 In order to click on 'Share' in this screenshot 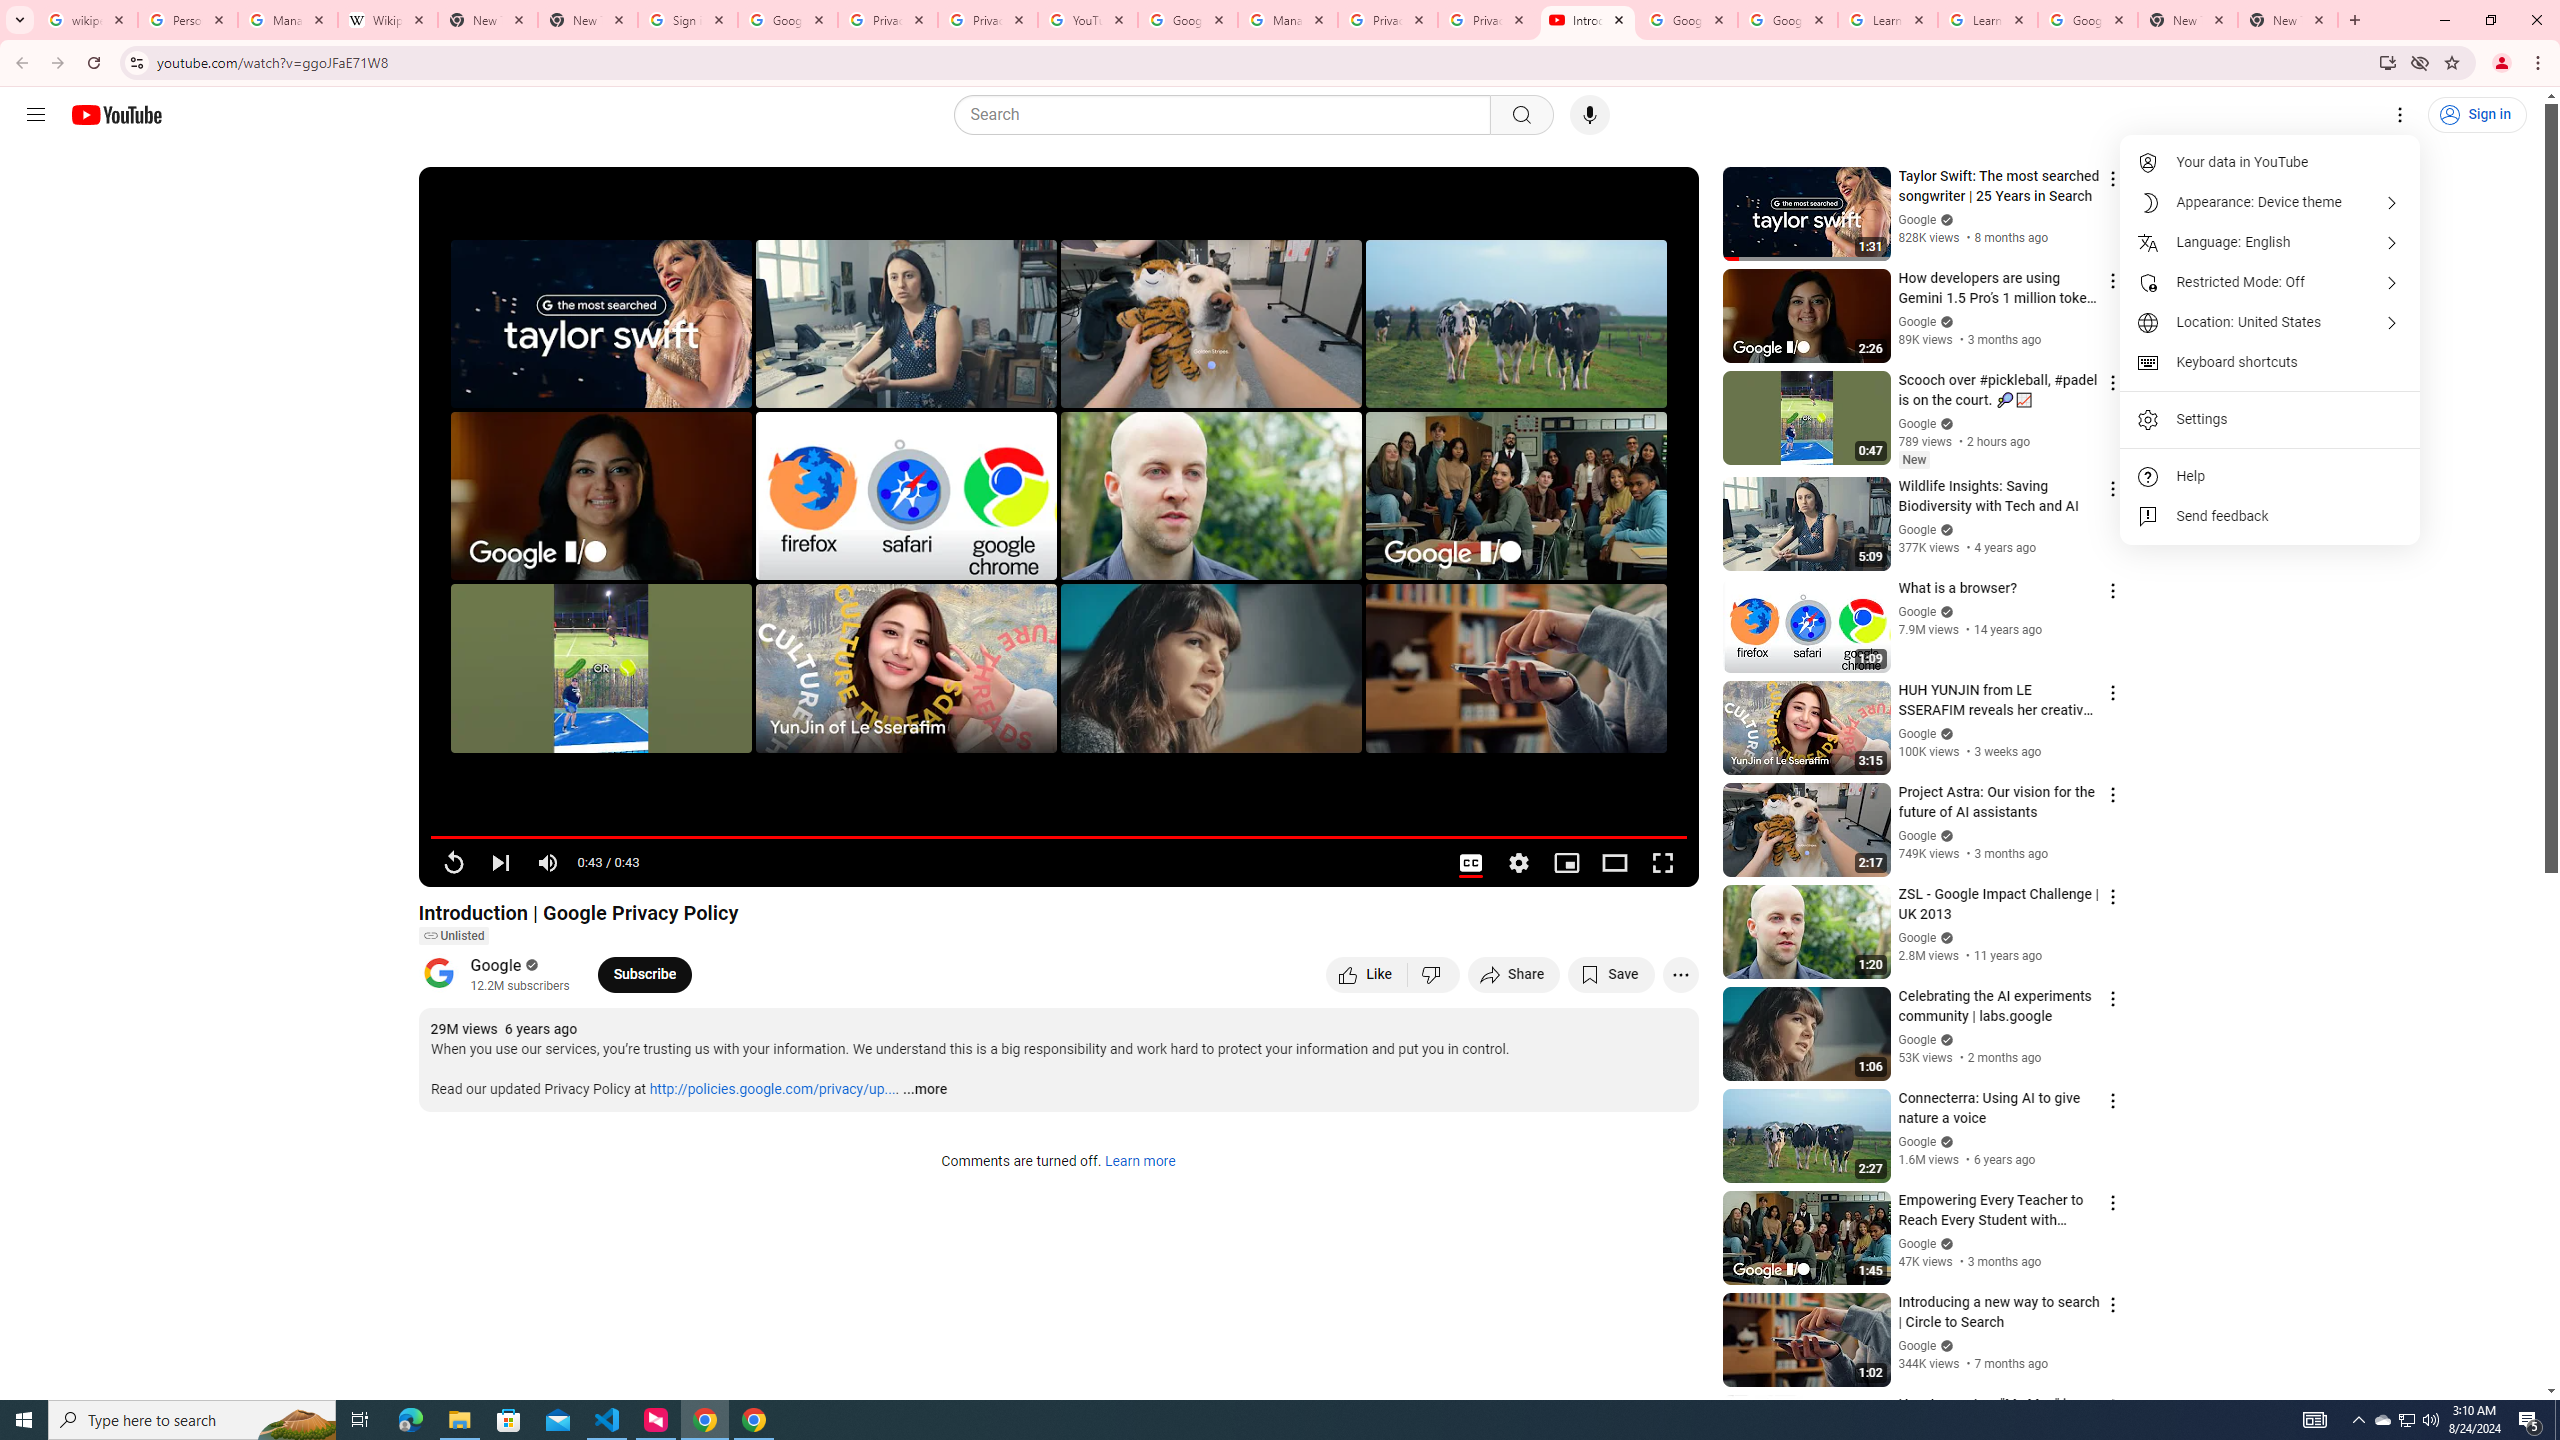, I will do `click(1513, 973)`.